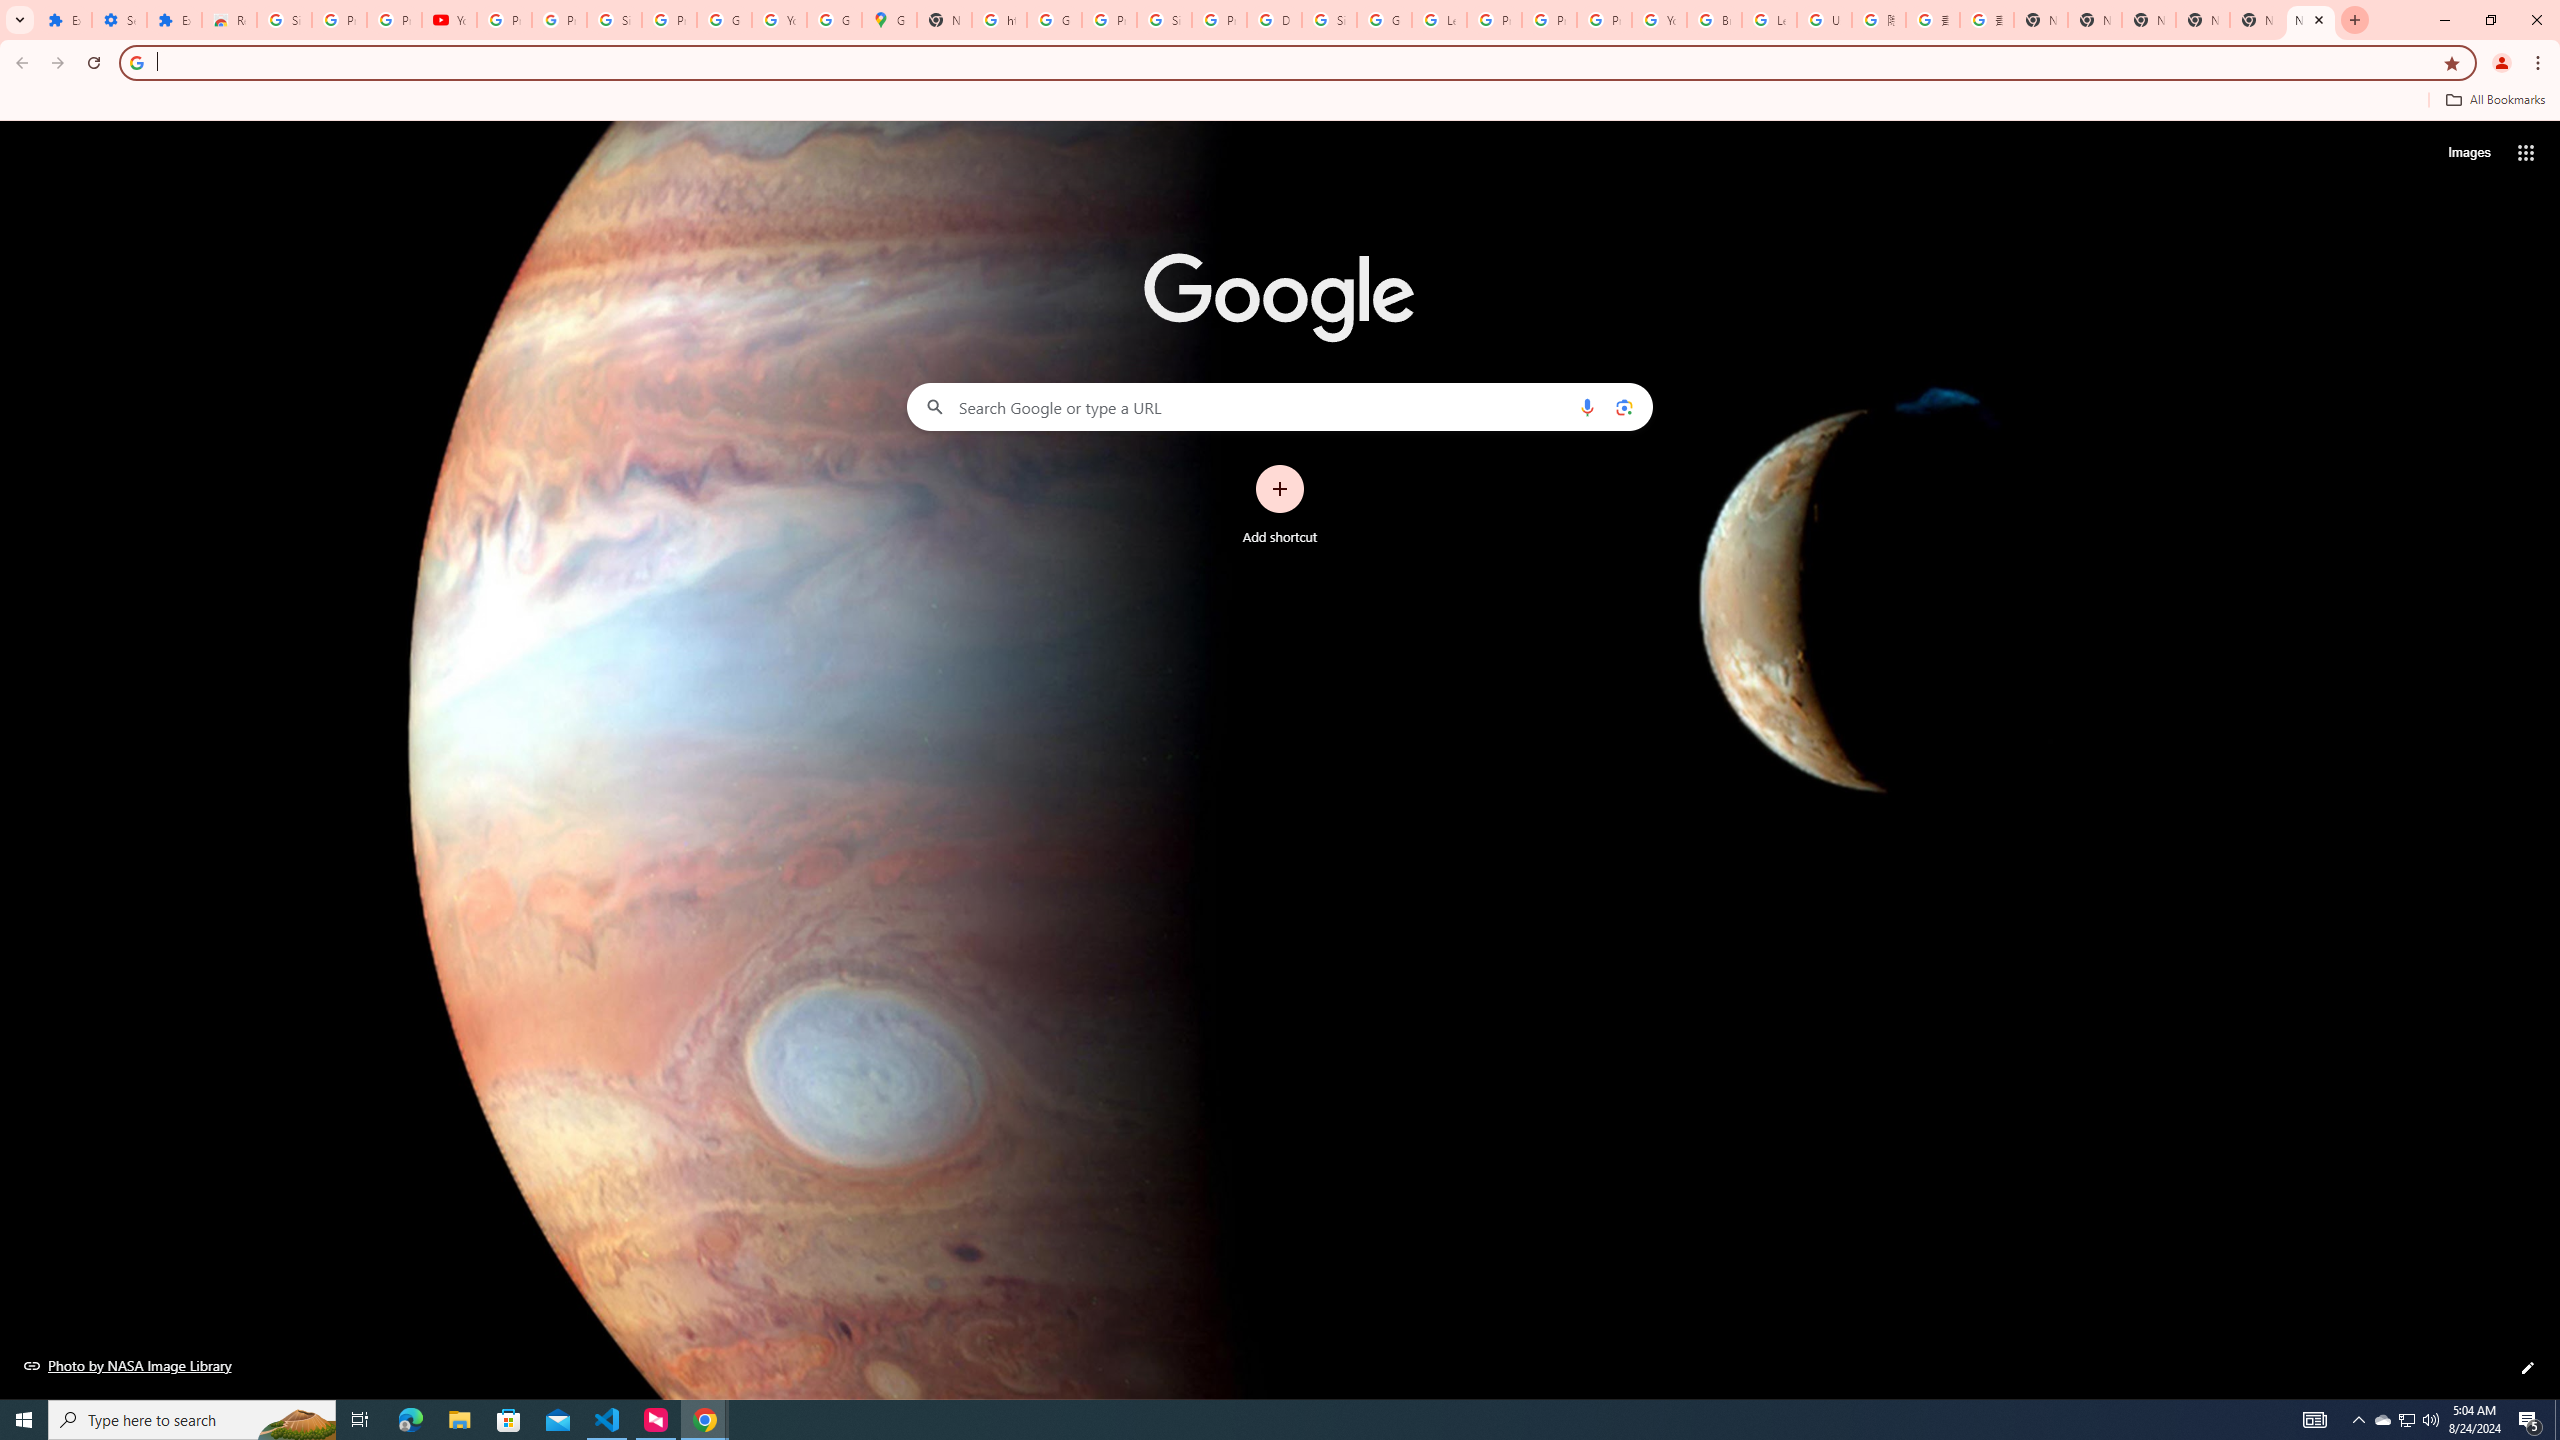 Image resolution: width=2560 pixels, height=1440 pixels. I want to click on 'Extensions', so click(174, 19).